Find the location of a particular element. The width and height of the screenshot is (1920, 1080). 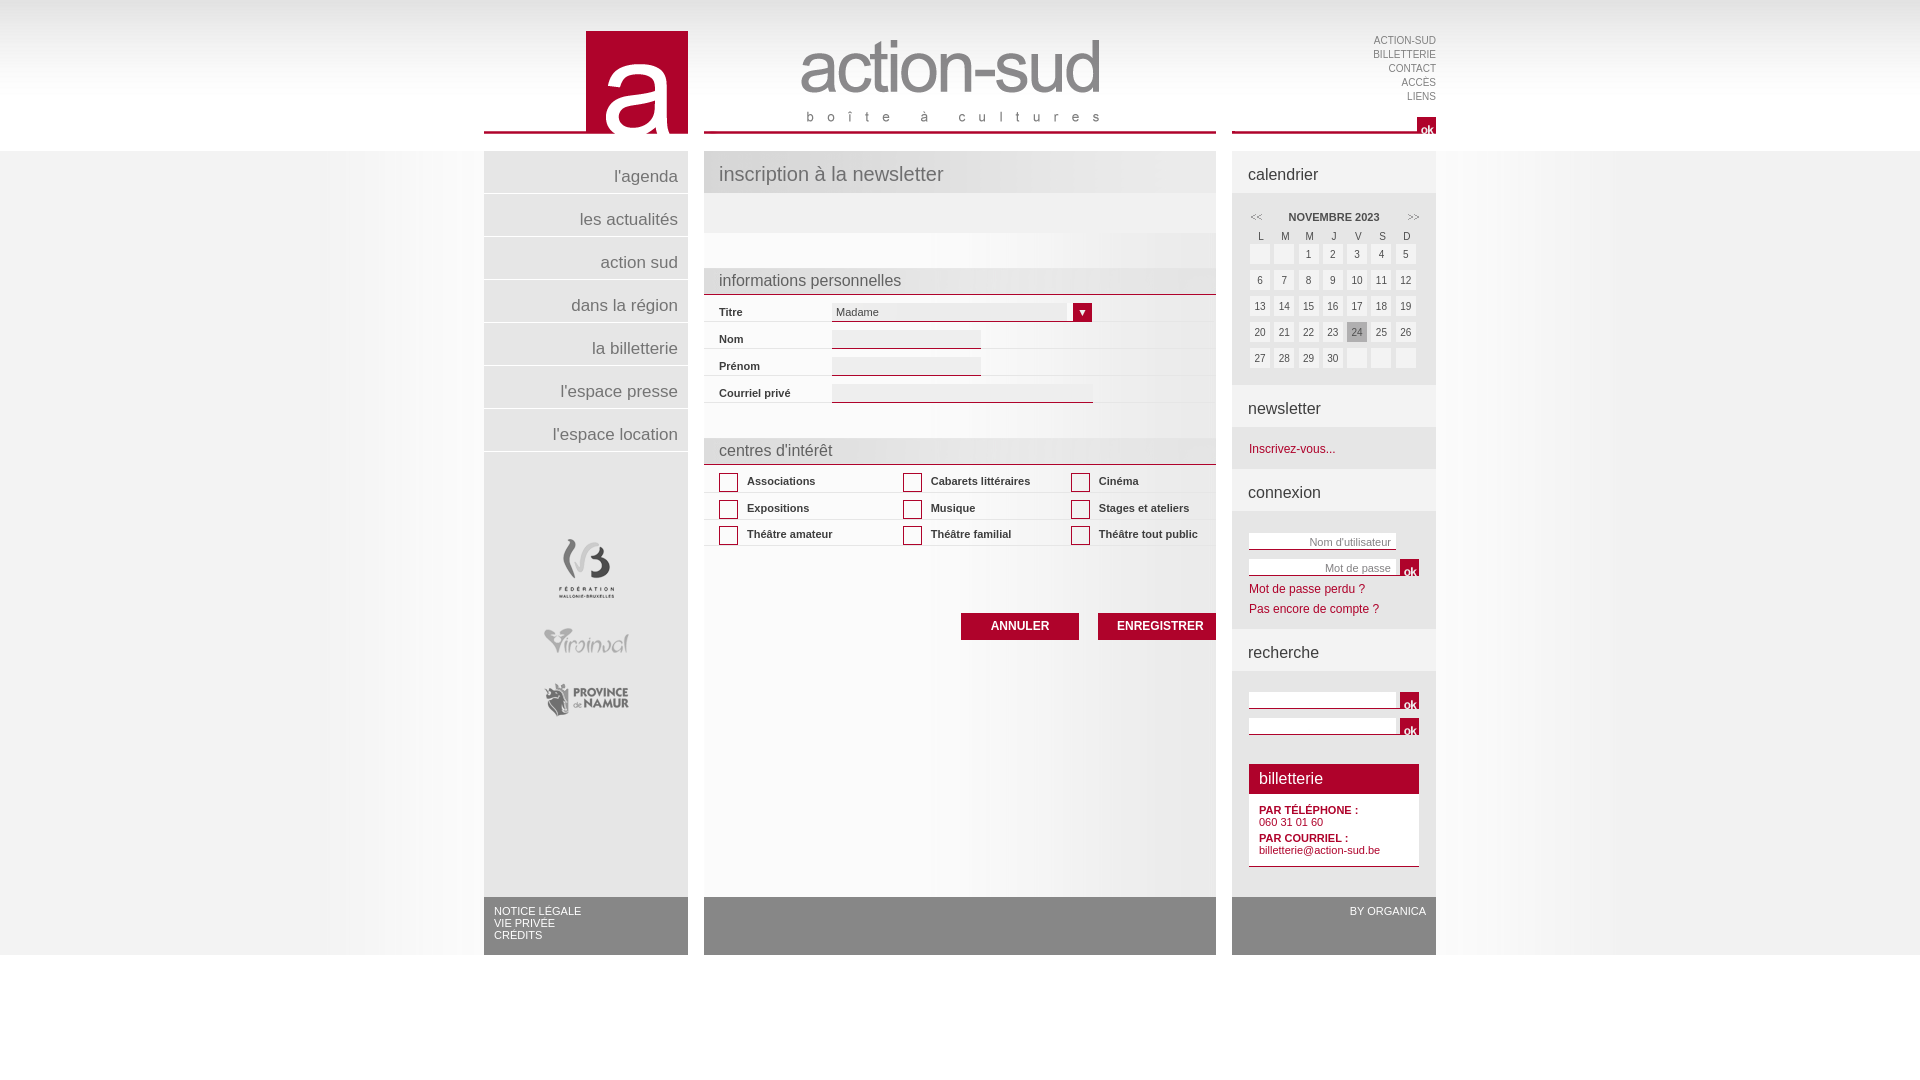

'Mot de passe perdu ?' is located at coordinates (1306, 588).